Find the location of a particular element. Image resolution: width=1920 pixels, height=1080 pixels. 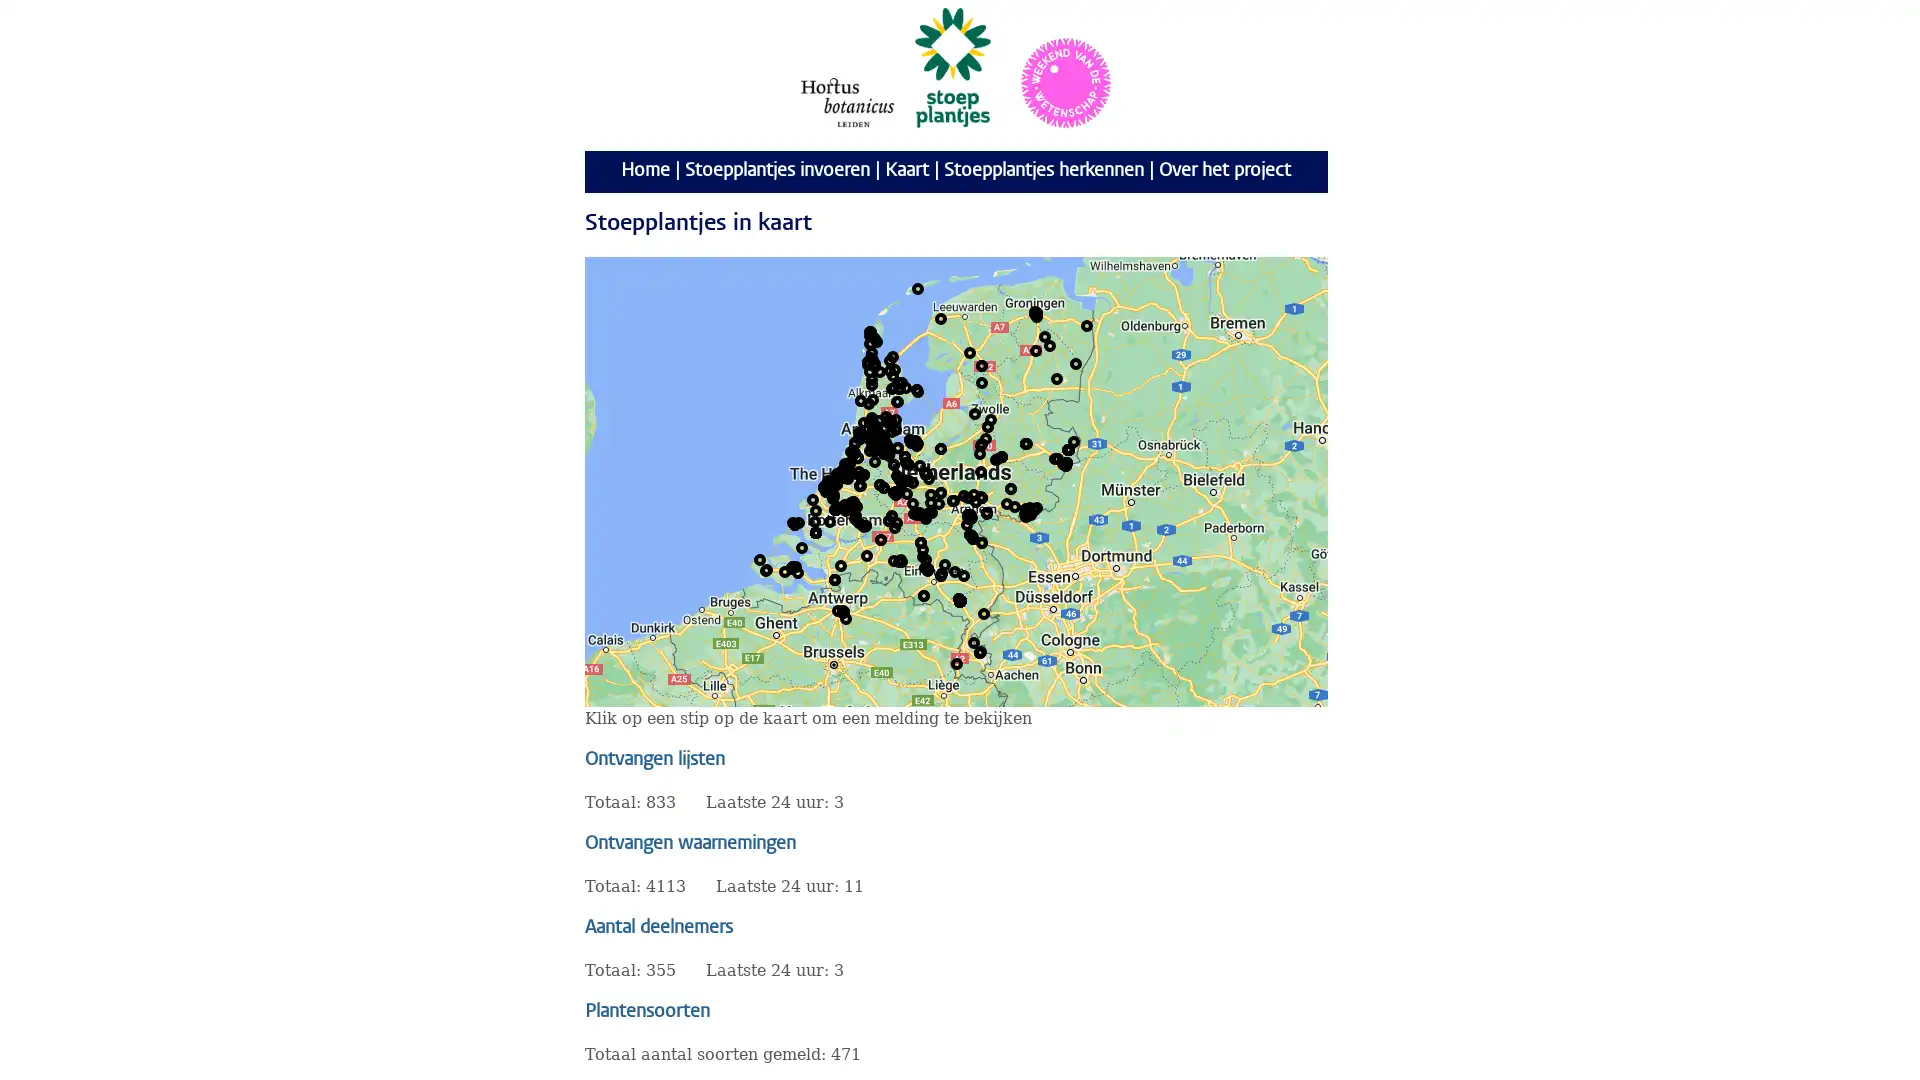

Telling van Marcel Meijer Hof op 06 februari 2022 is located at coordinates (1064, 463).